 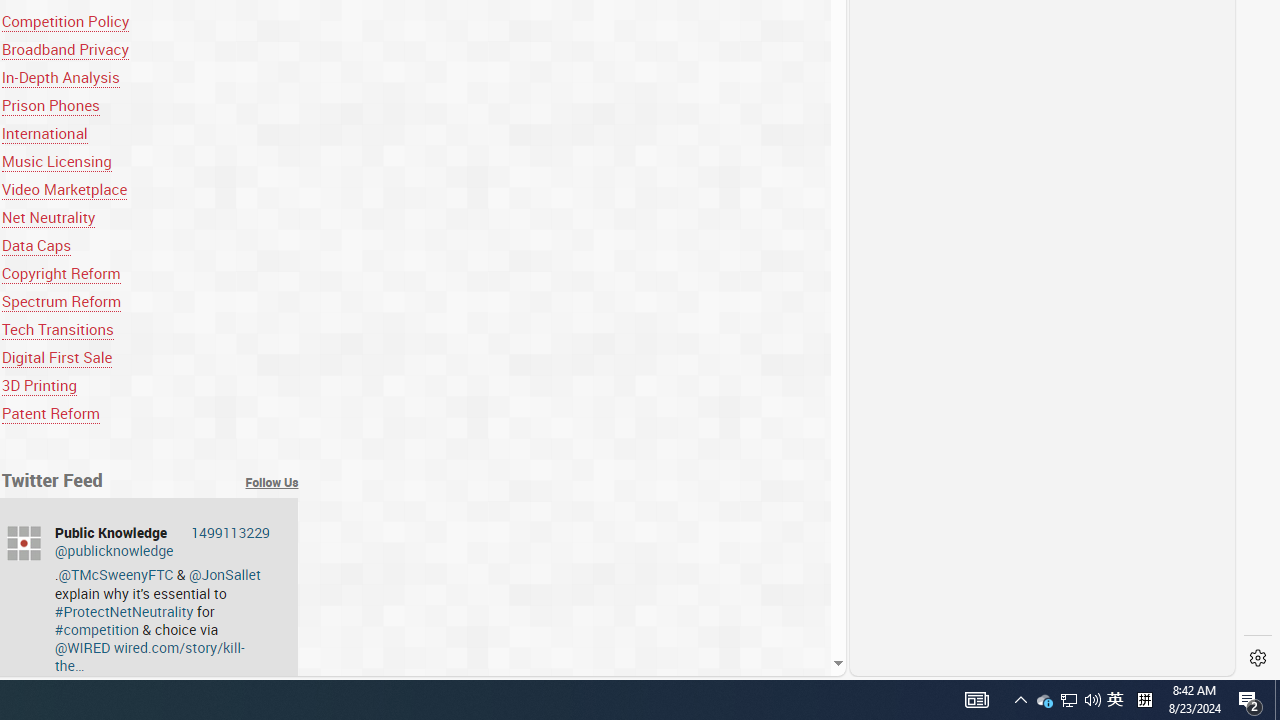 What do you see at coordinates (224, 574) in the screenshot?
I see `'@JonSallet'` at bounding box center [224, 574].